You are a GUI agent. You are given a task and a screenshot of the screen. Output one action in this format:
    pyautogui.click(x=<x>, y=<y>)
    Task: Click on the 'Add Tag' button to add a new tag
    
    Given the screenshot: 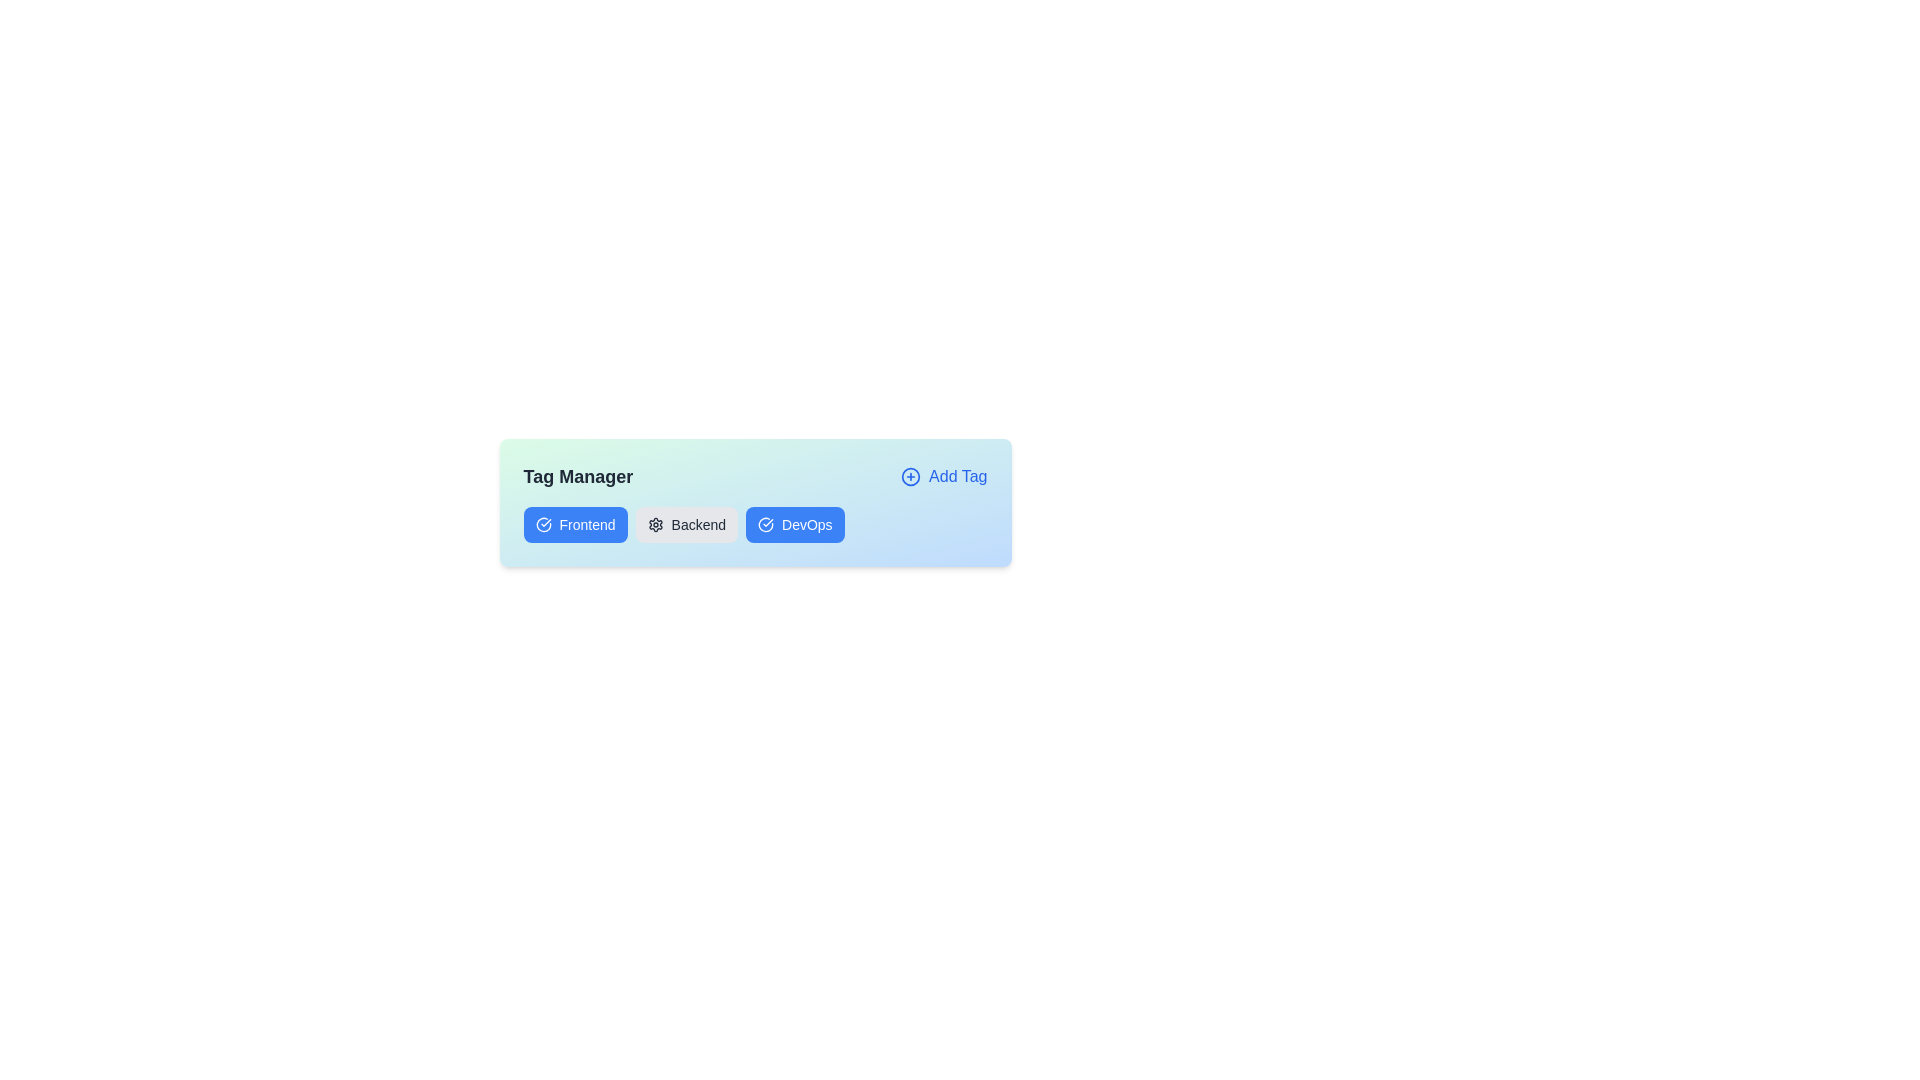 What is the action you would take?
    pyautogui.click(x=943, y=477)
    